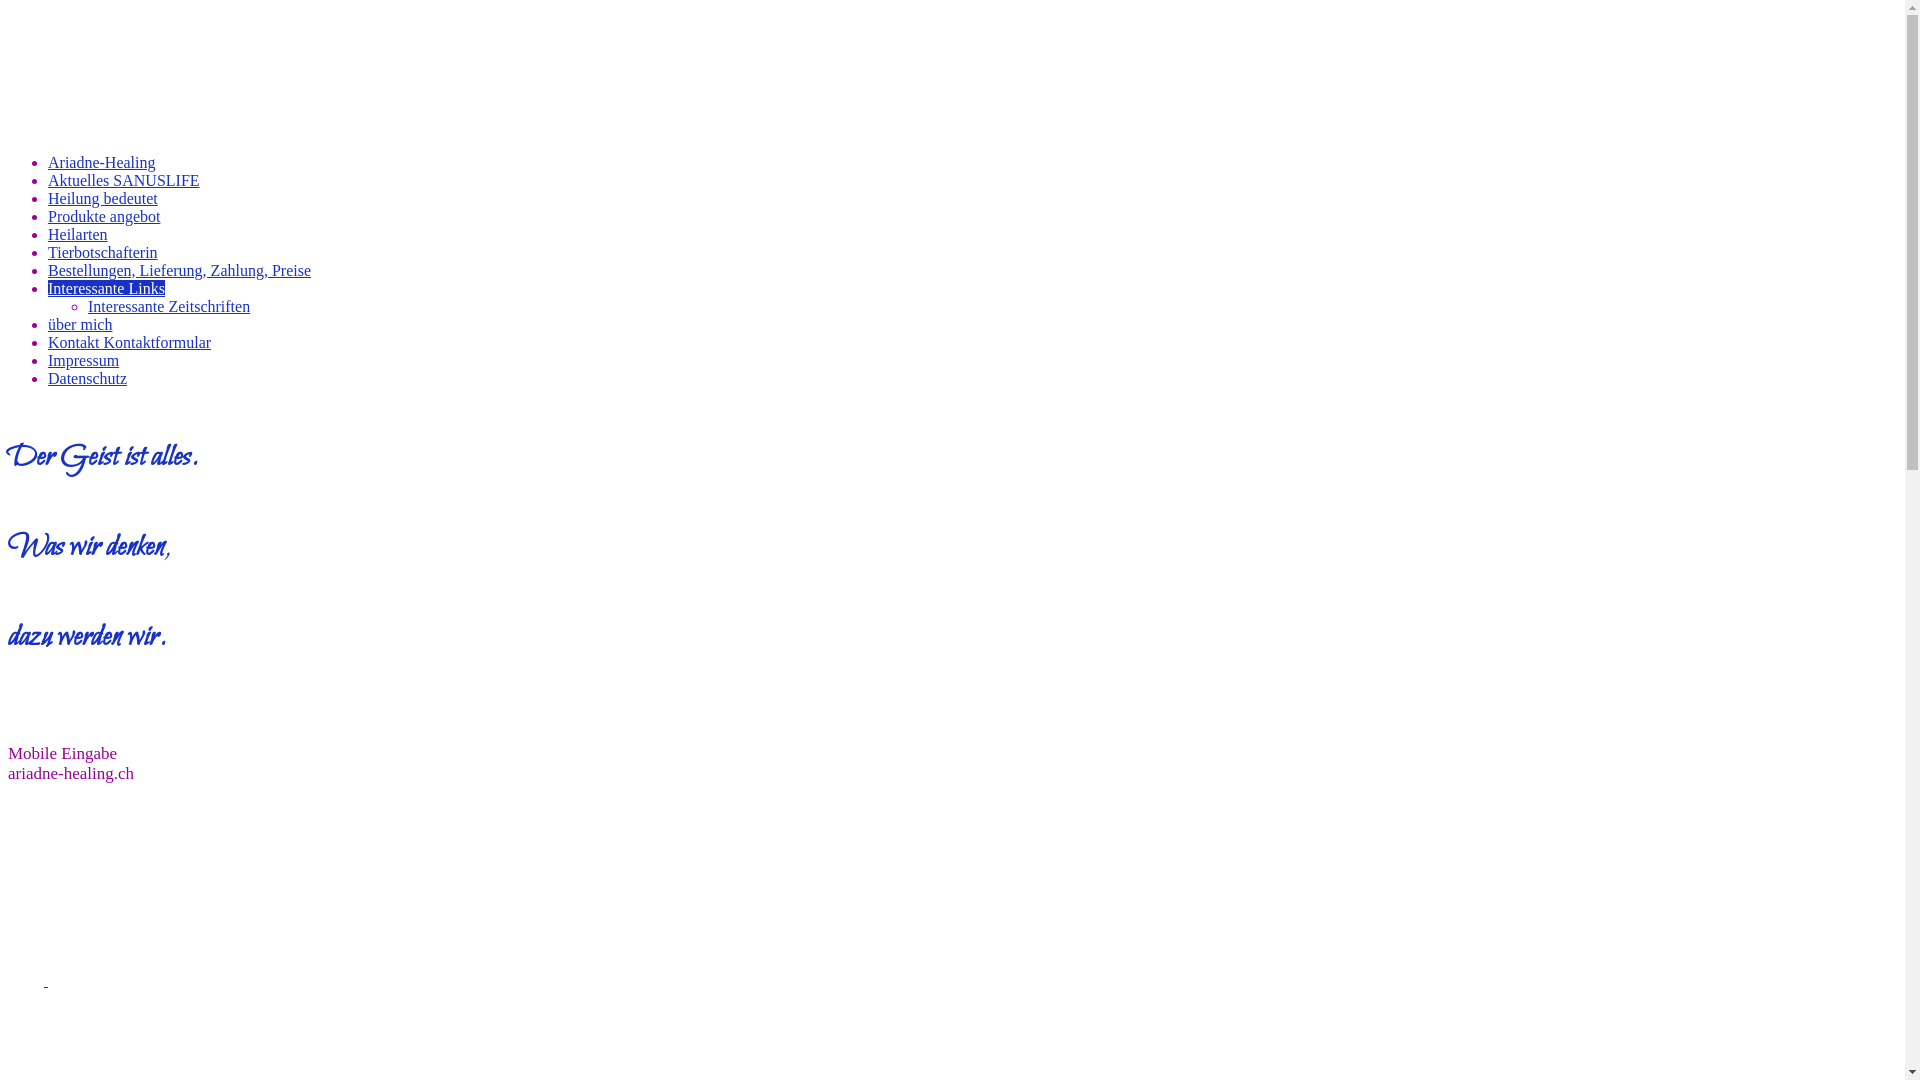 This screenshot has height=1080, width=1920. What do you see at coordinates (46, 979) in the screenshot?
I see `' '` at bounding box center [46, 979].